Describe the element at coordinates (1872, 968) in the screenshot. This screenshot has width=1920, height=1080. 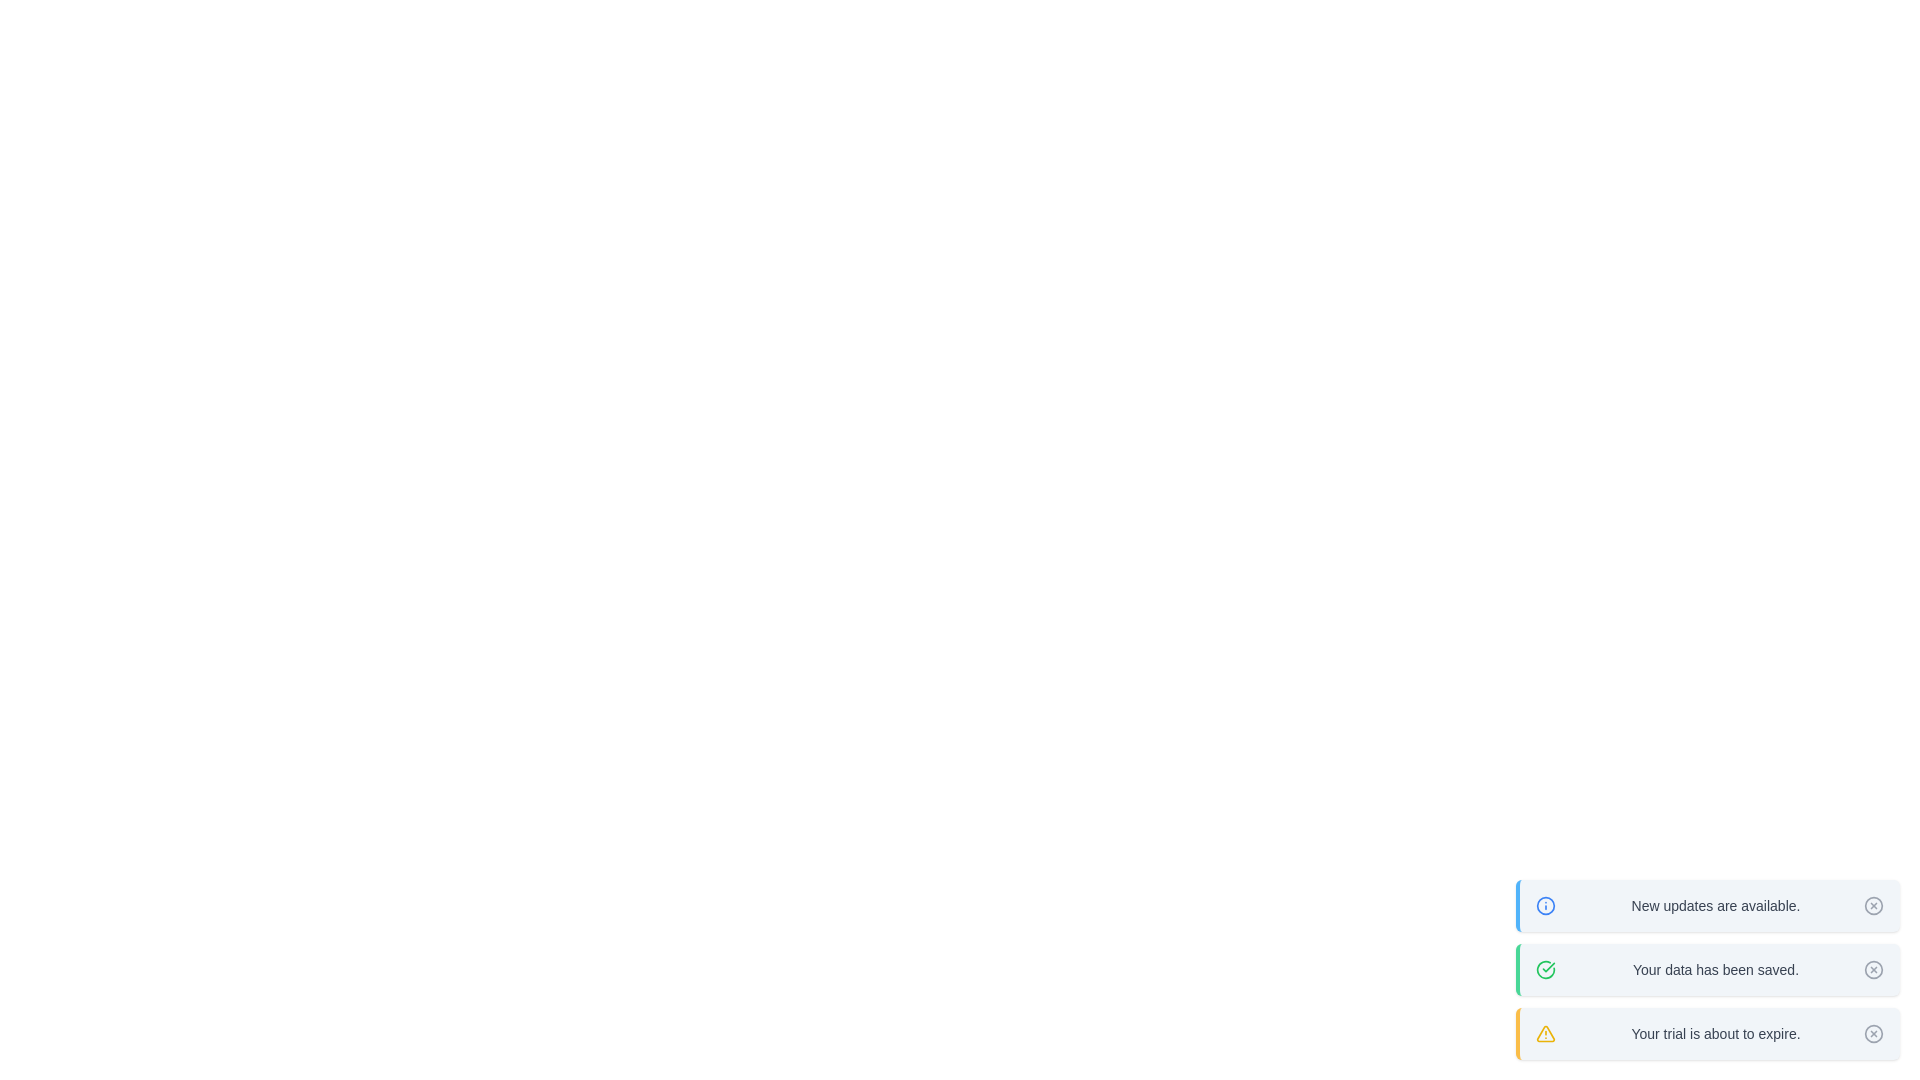
I see `the visual appearance of the circular close icon element, which is outlined with a thin solid border and has no fill color, located in the upper-right quadrant of the interface` at that location.